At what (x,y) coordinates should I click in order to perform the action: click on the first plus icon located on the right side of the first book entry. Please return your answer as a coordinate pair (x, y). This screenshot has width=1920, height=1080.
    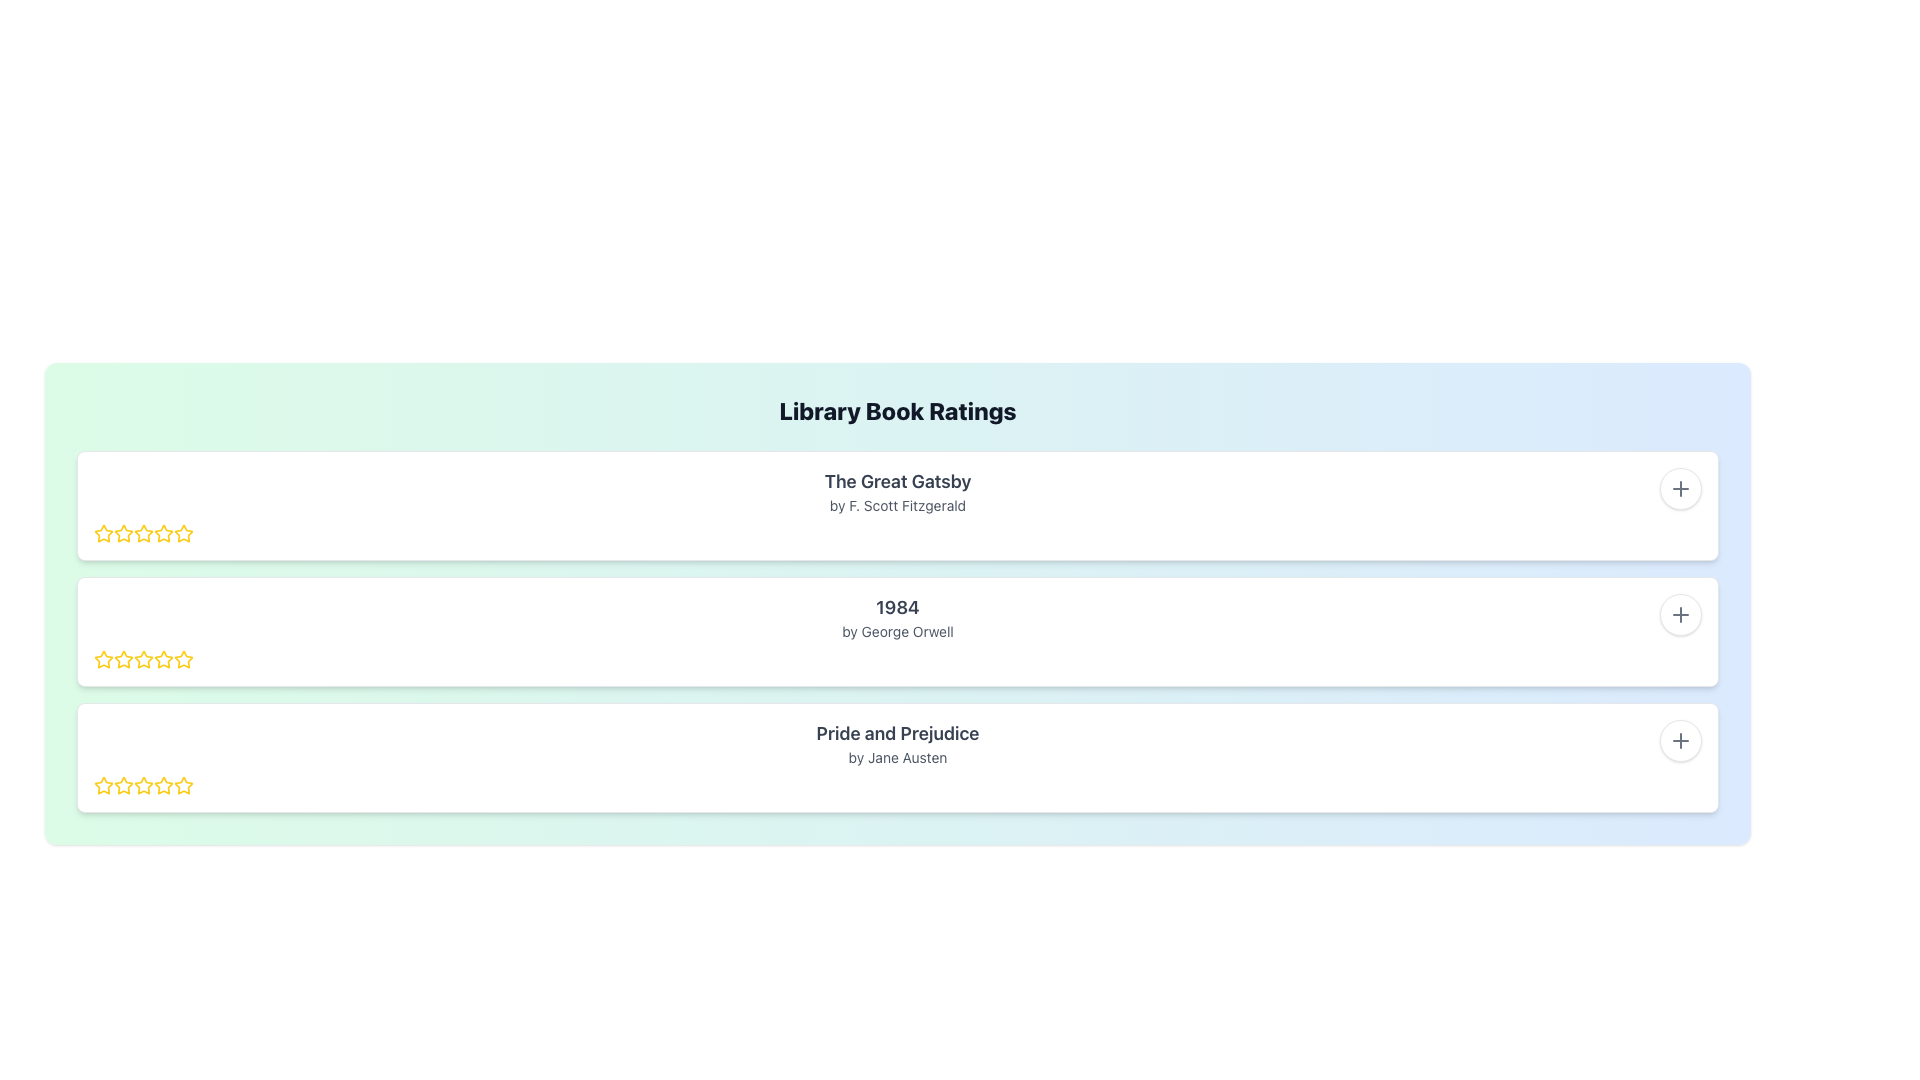
    Looking at the image, I should click on (1680, 489).